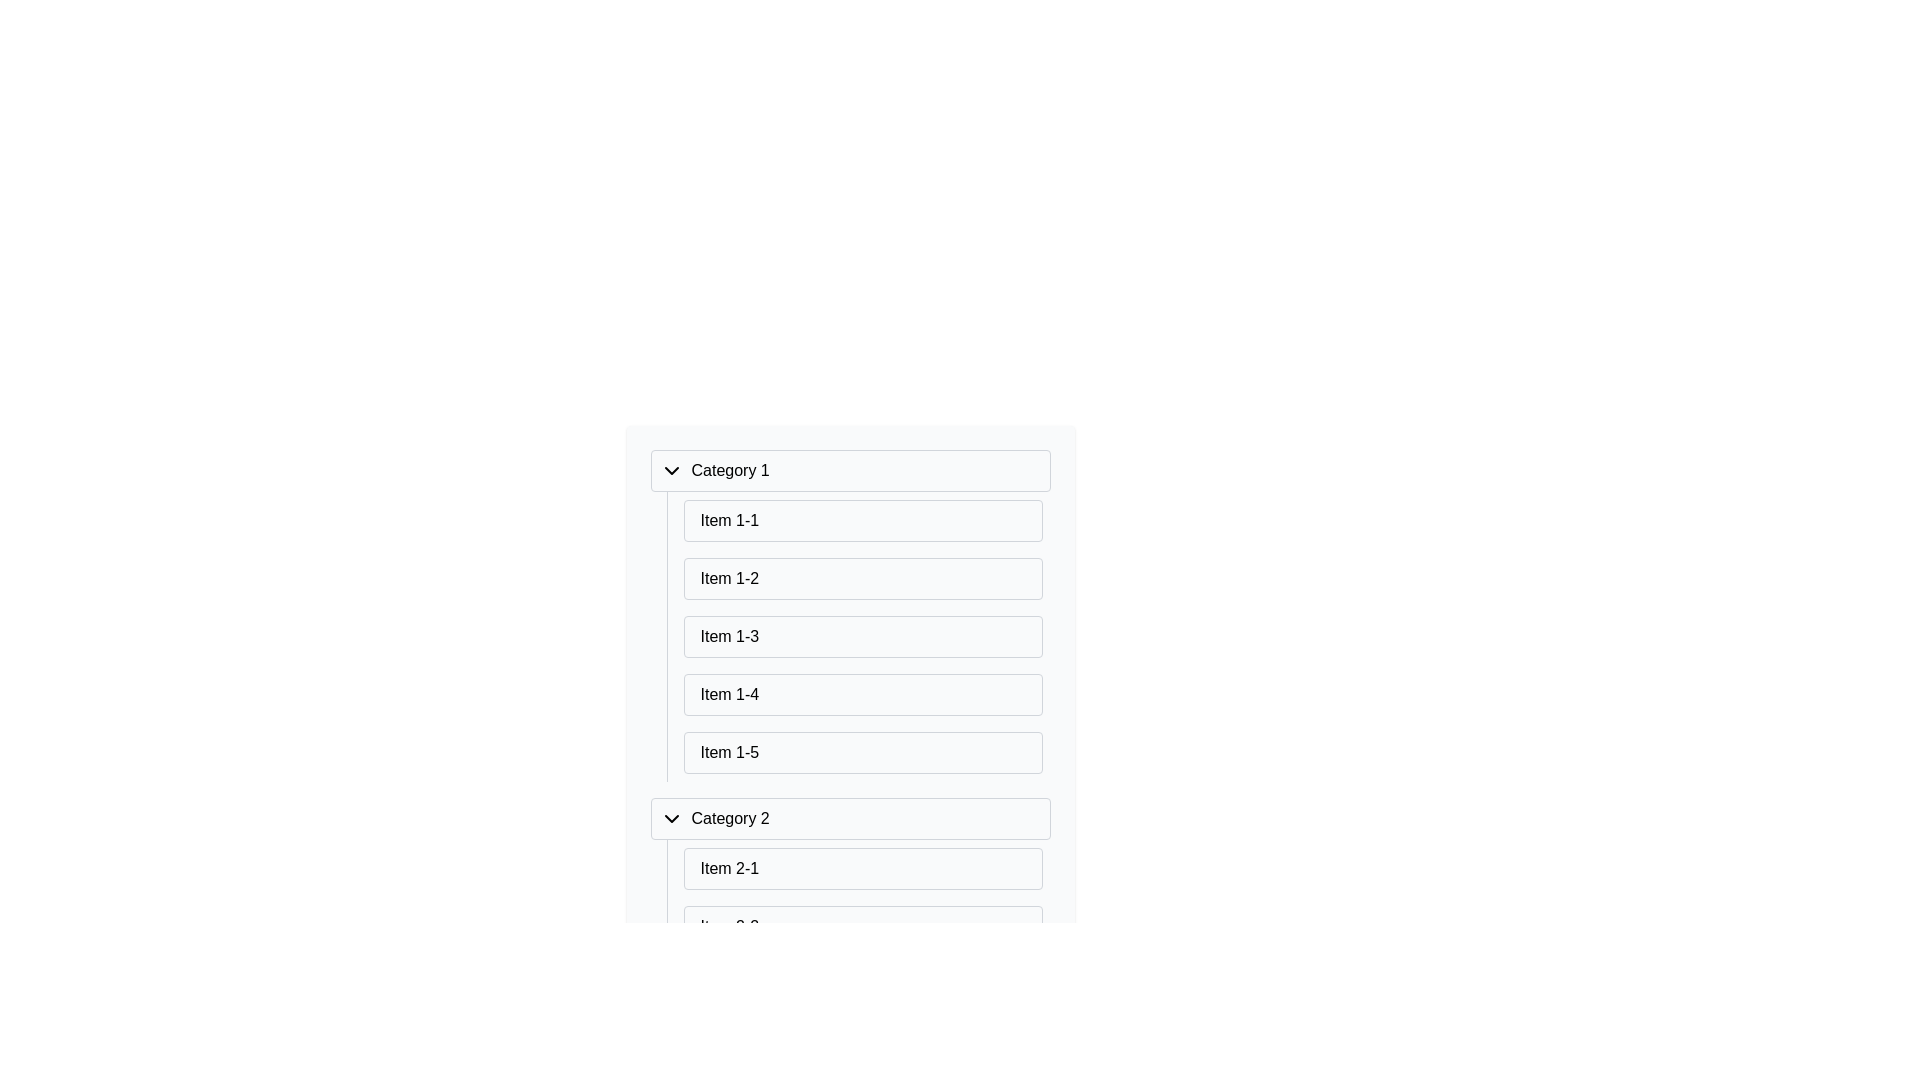  Describe the element at coordinates (863, 519) in the screenshot. I see `the first list item in the 'Category 1' section, which is displayed at the top of the list and has a white border separating it from the subsequent items` at that location.